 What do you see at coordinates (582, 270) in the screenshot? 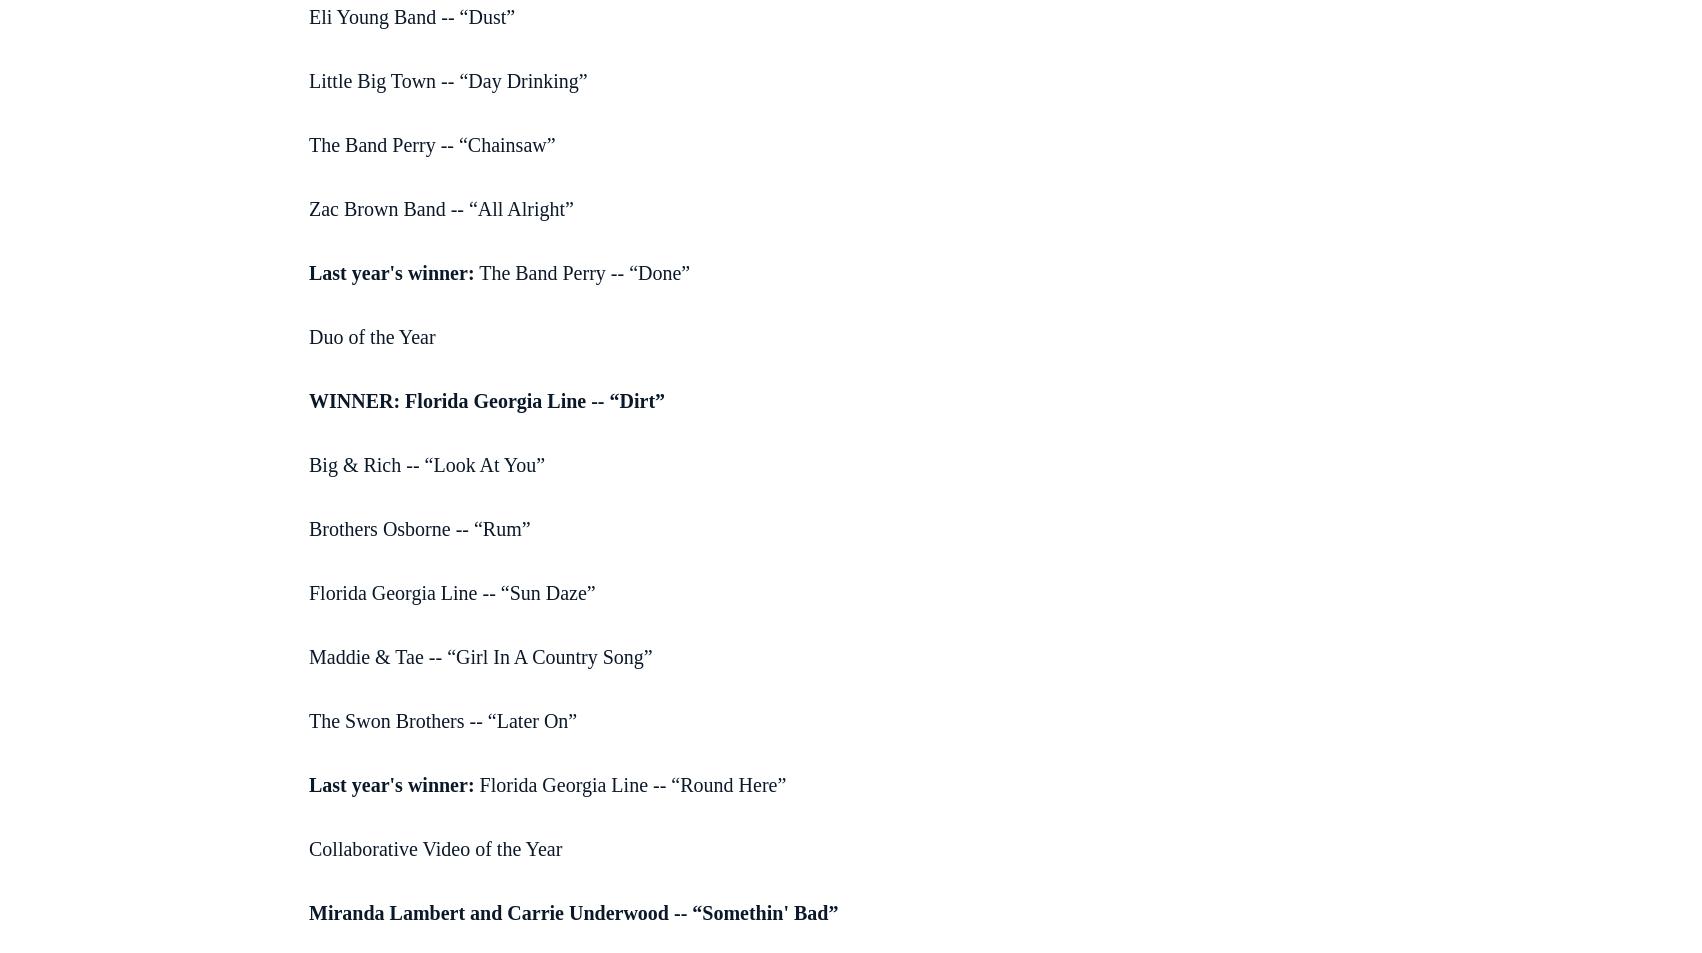
I see `'The Band Perry -- “Done”'` at bounding box center [582, 270].